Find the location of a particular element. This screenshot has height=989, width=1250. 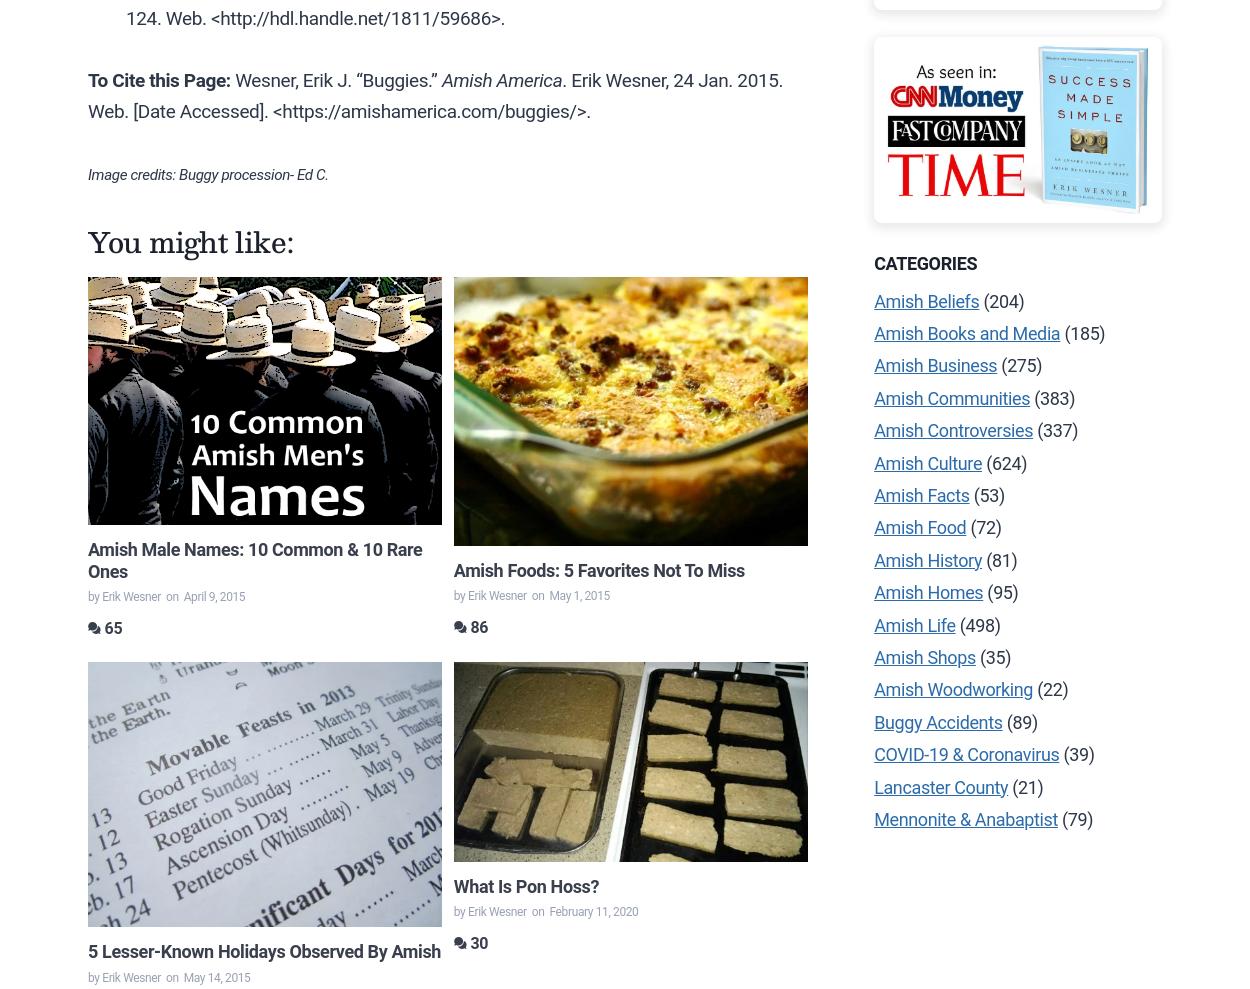

'Lancaster County' is located at coordinates (873, 785).